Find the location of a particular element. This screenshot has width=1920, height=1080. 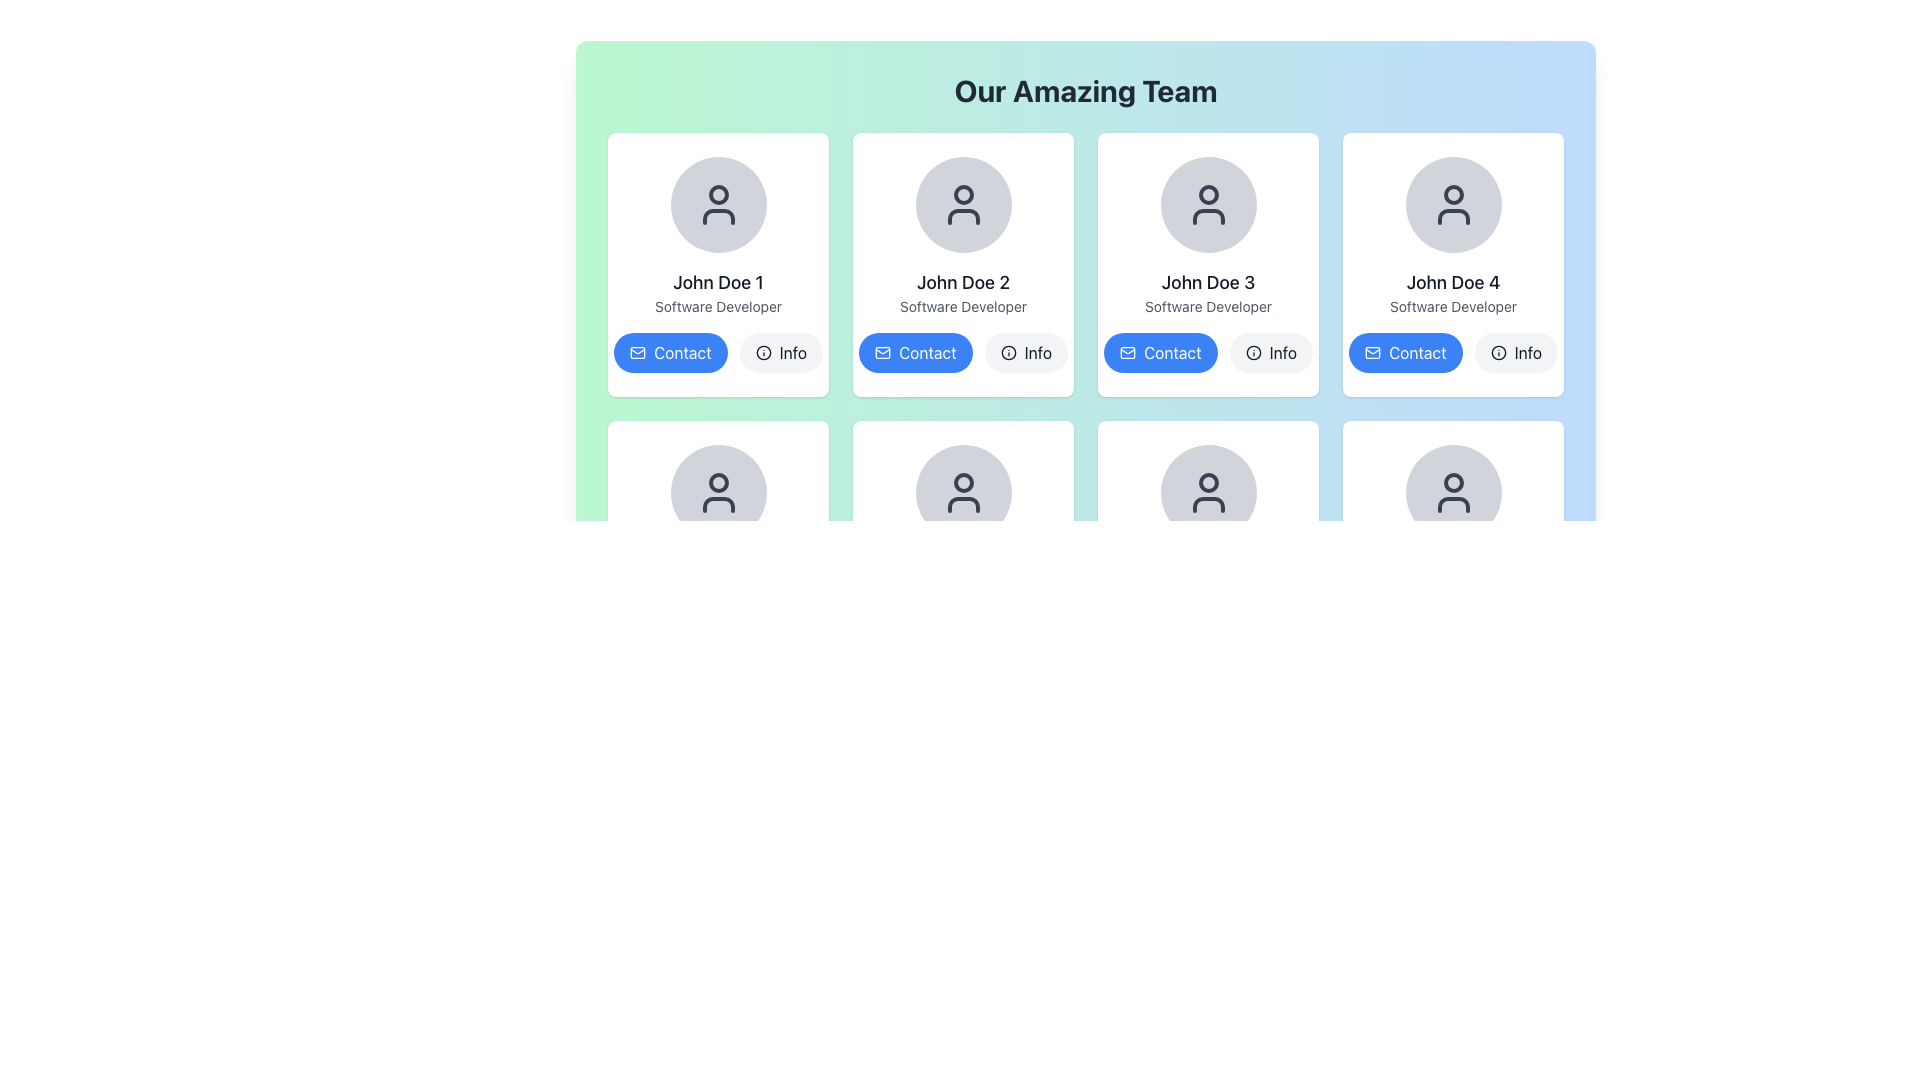

the blue 'Contact' button with a mail icon at its center, located under the 'John Doe 4' profile card, to initiate contact is located at coordinates (1371, 352).